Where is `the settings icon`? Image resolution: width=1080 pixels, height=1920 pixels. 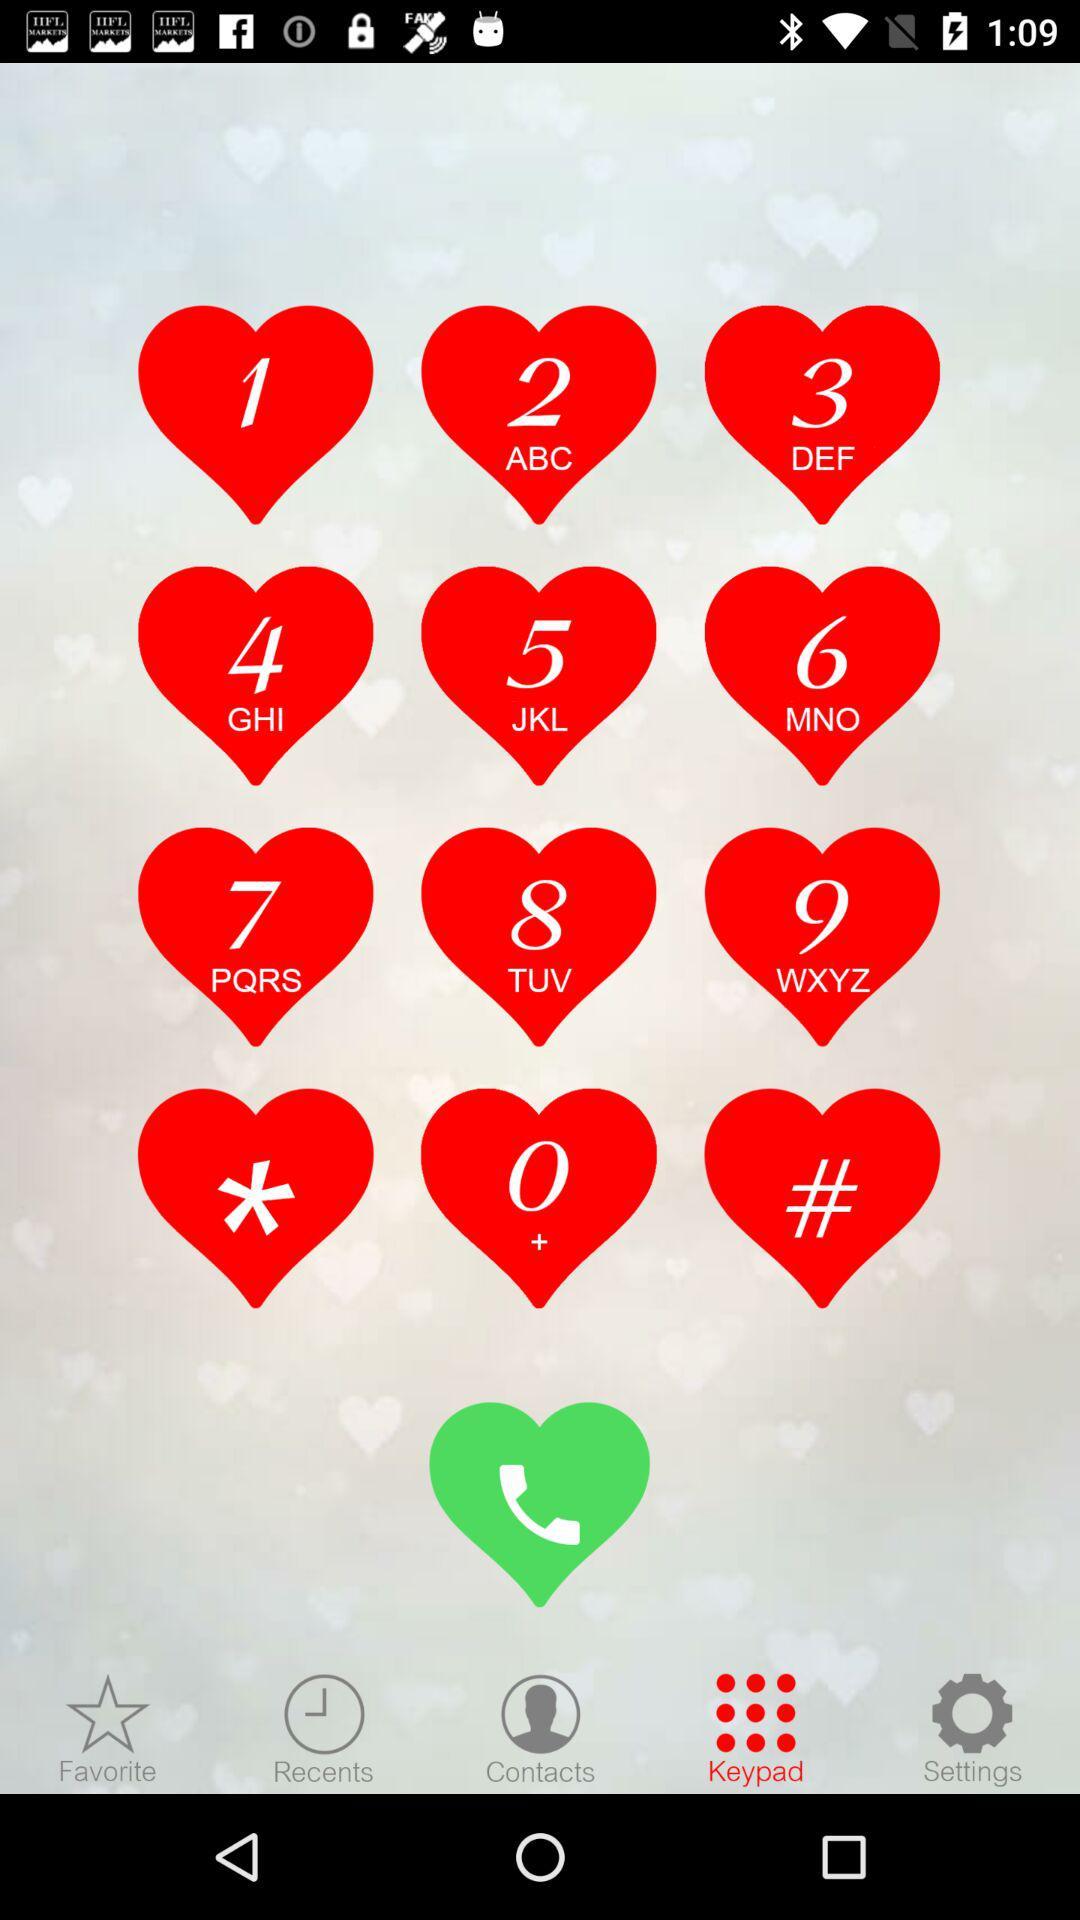 the settings icon is located at coordinates (971, 1728).